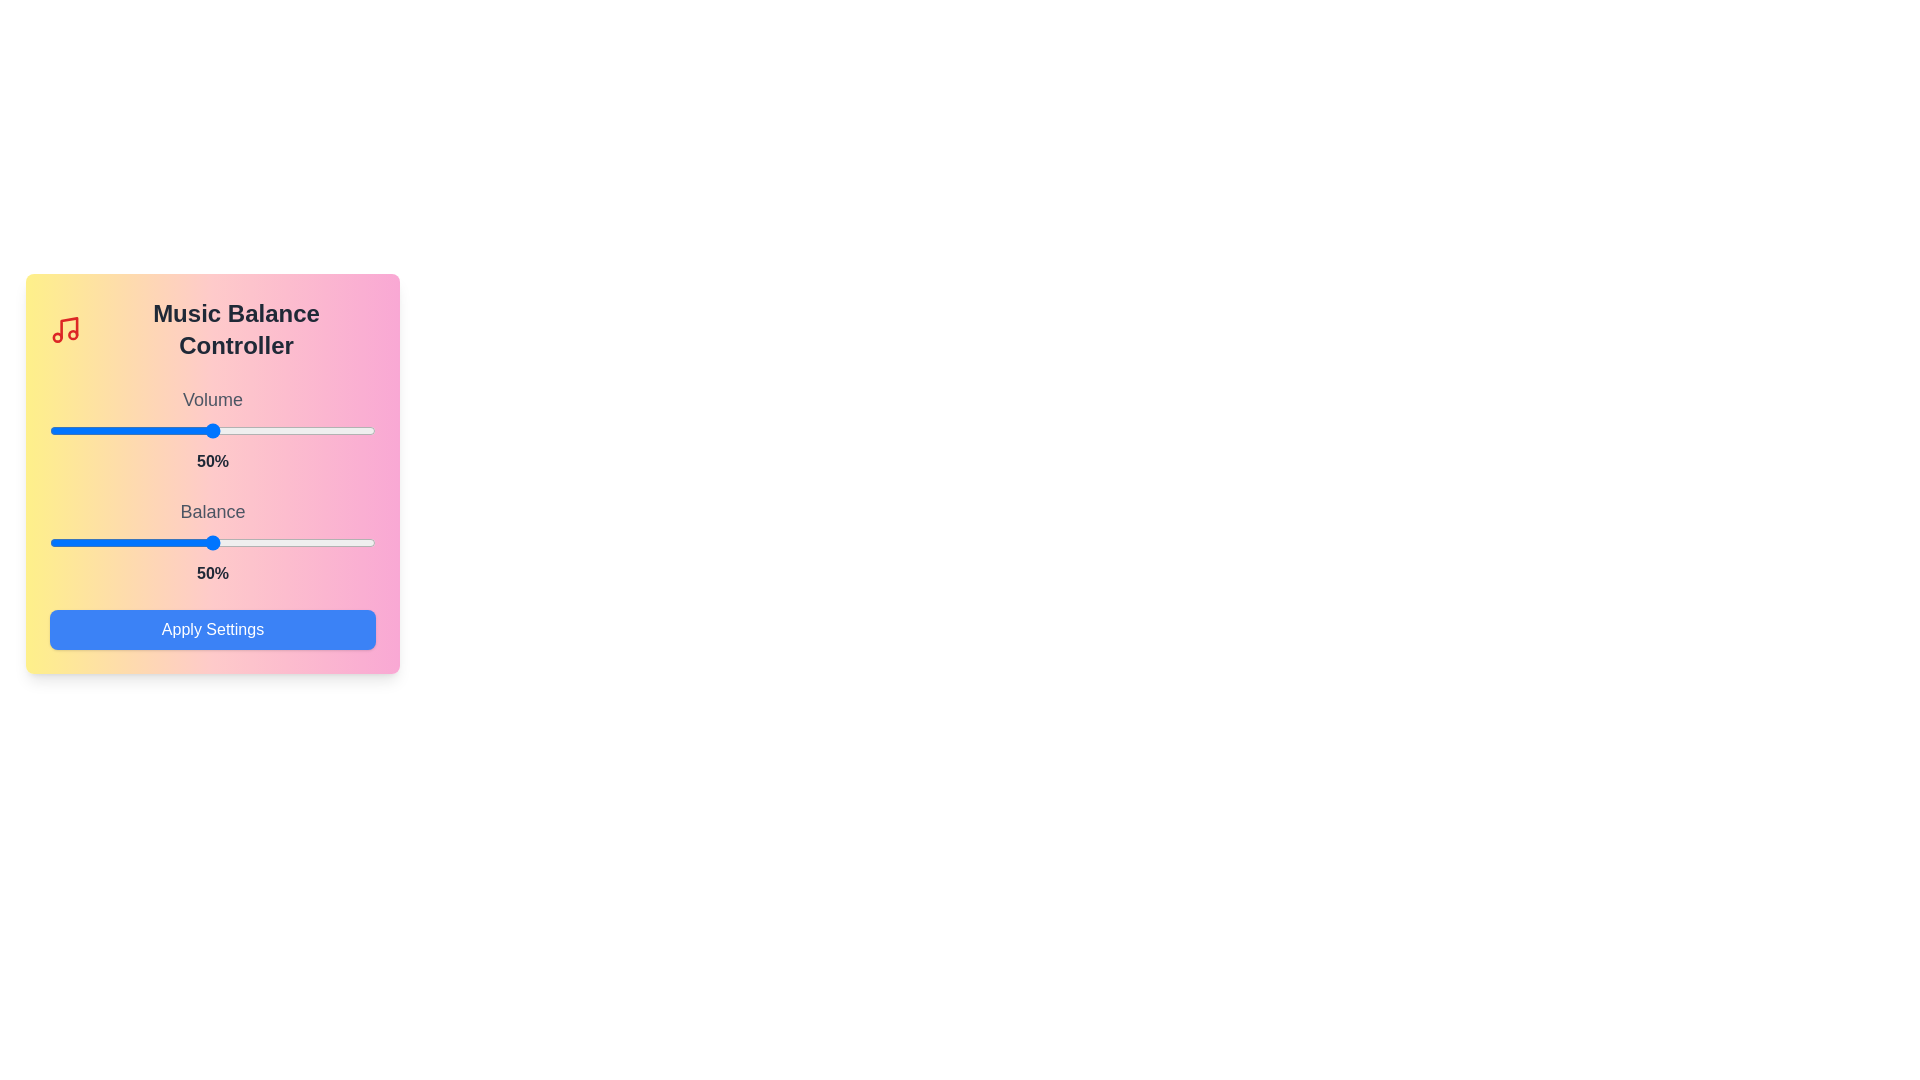 Image resolution: width=1920 pixels, height=1080 pixels. I want to click on the balance slider to 95%, so click(359, 543).